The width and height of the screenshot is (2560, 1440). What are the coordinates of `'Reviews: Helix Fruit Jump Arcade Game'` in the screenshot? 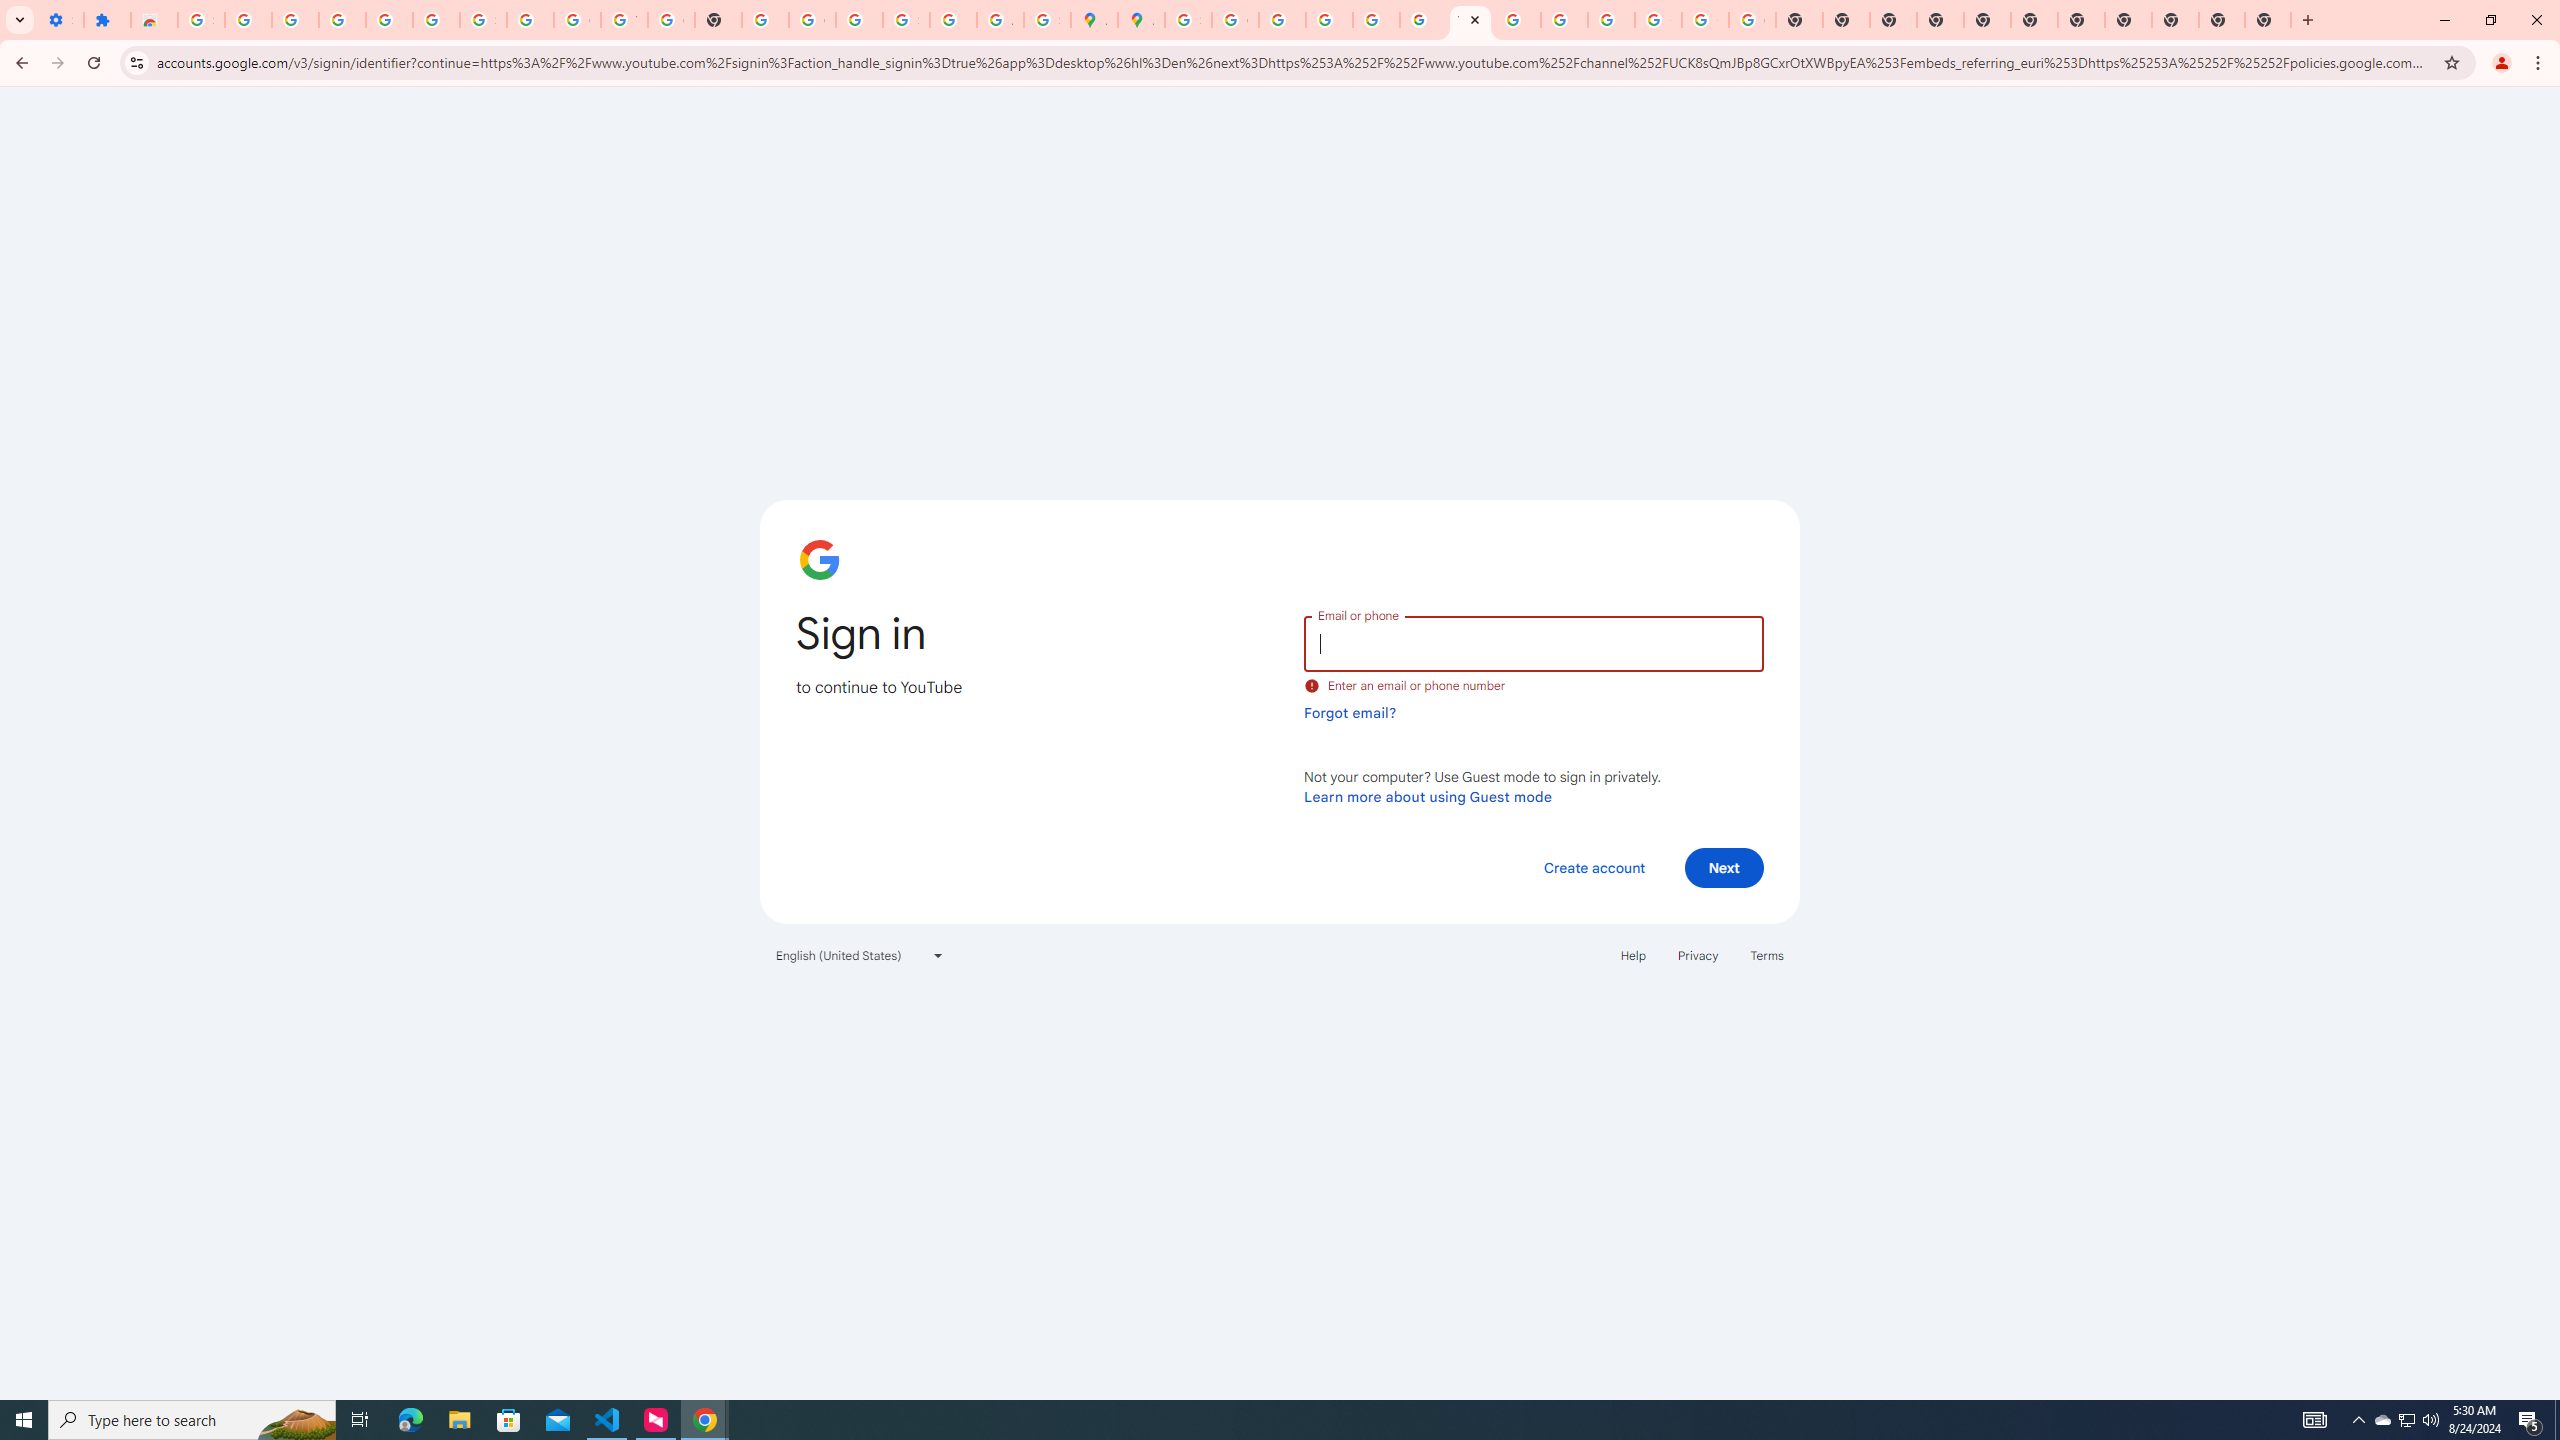 It's located at (154, 19).